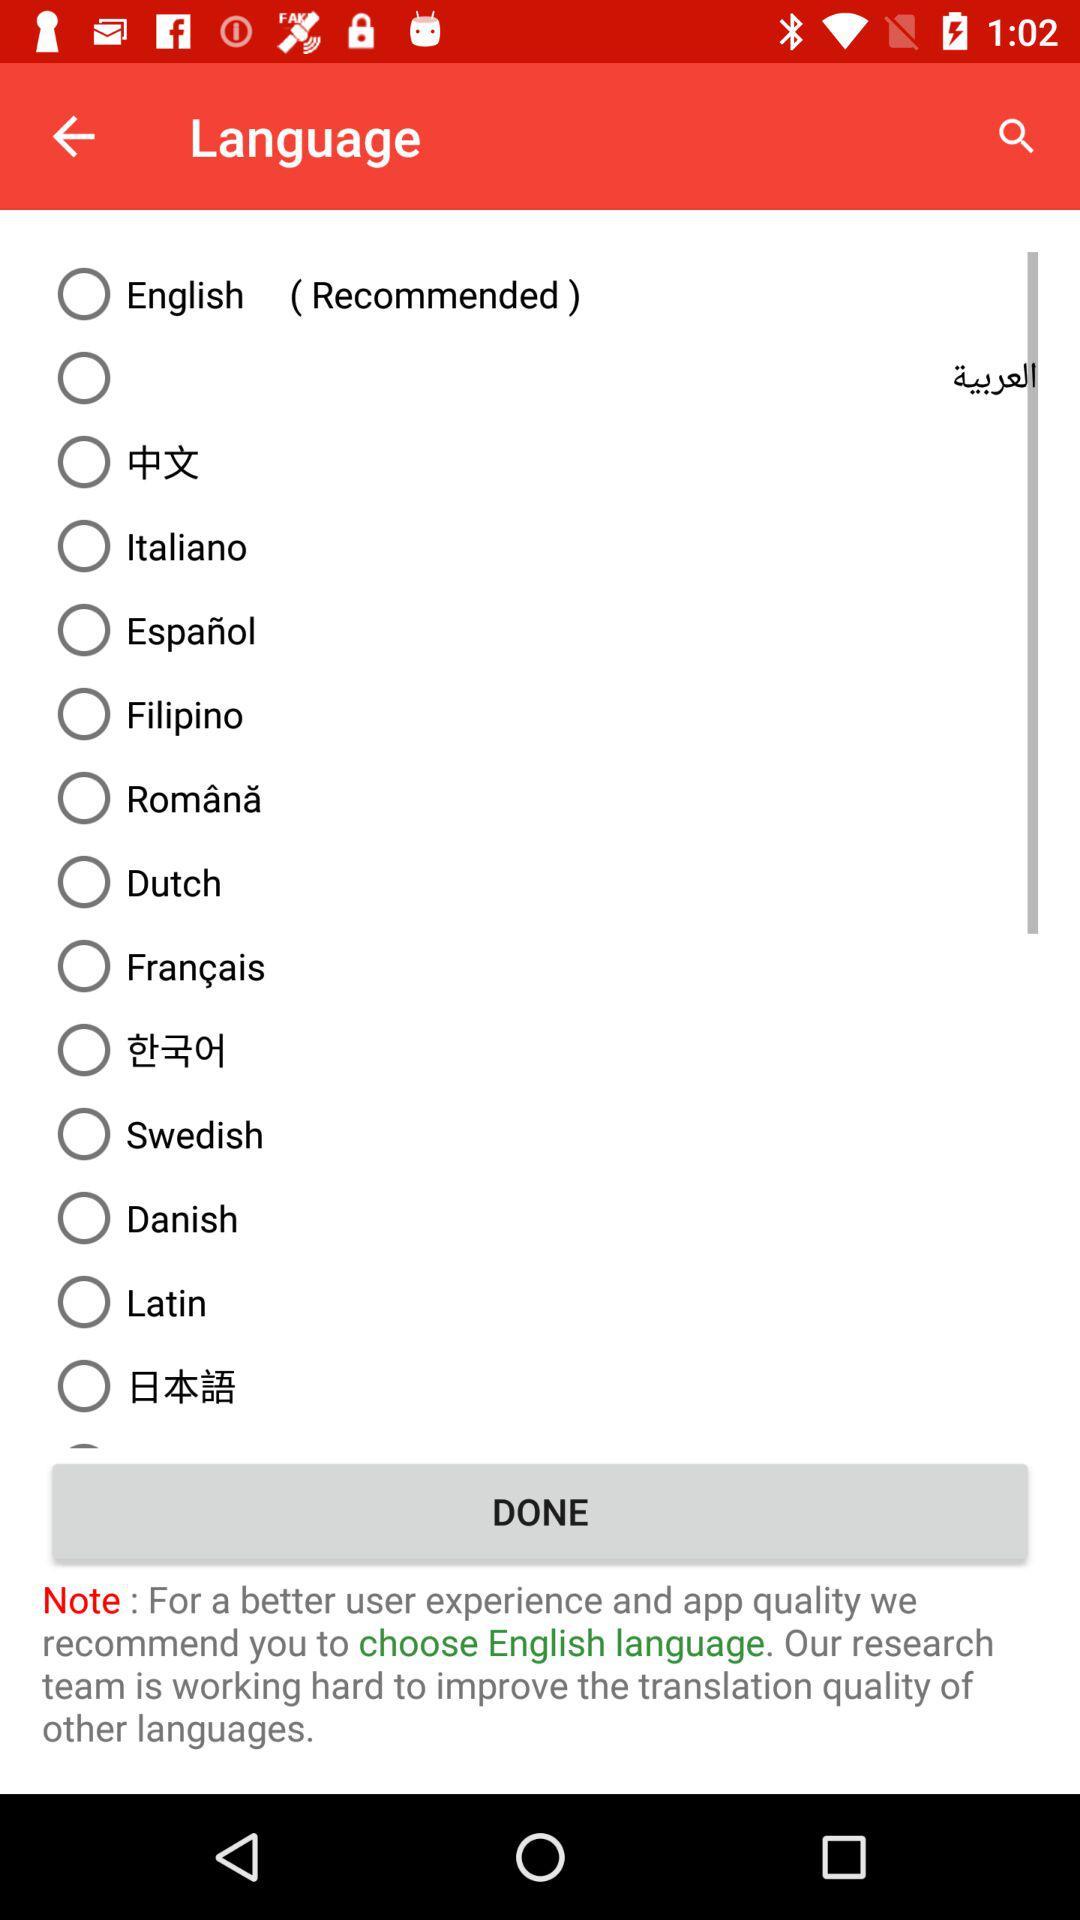  I want to click on filipino on the page, so click(540, 714).